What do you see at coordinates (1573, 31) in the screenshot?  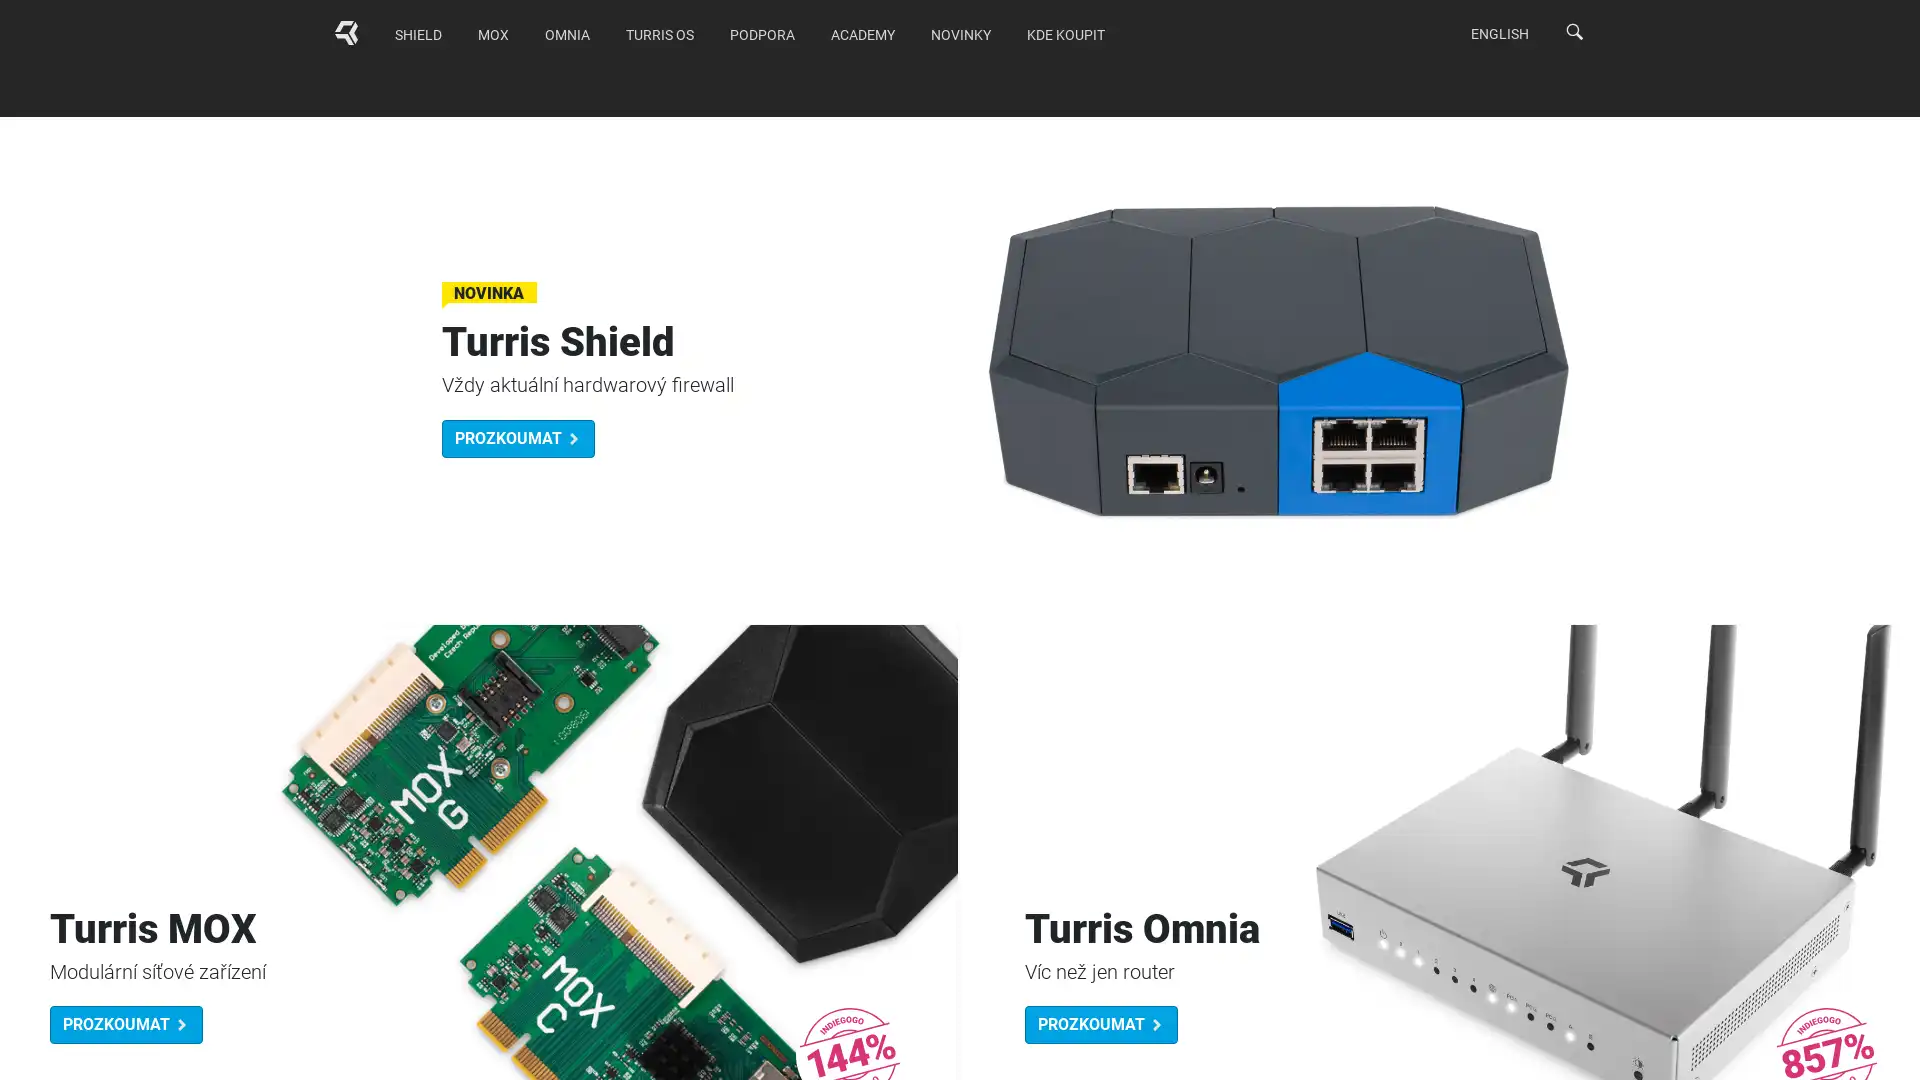 I see `Search icon` at bounding box center [1573, 31].